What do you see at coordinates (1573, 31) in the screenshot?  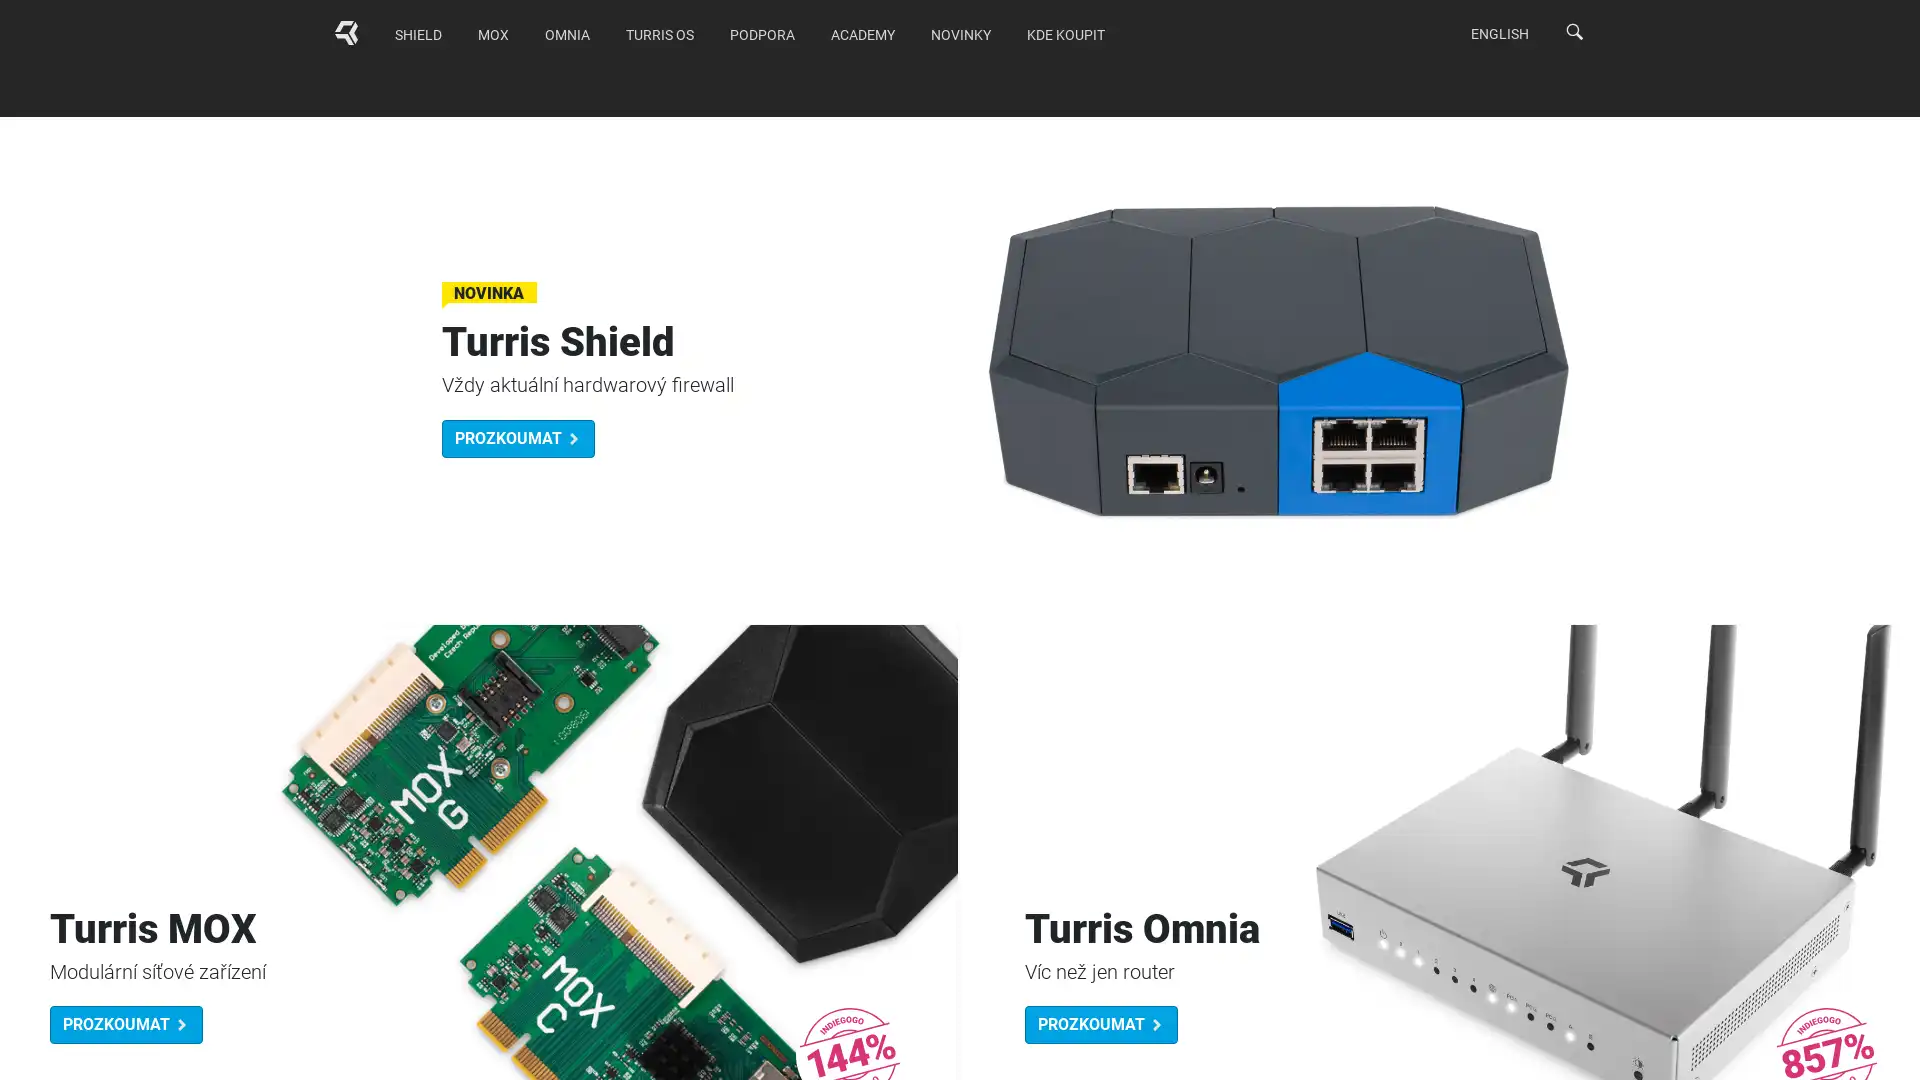 I see `Search icon` at bounding box center [1573, 31].